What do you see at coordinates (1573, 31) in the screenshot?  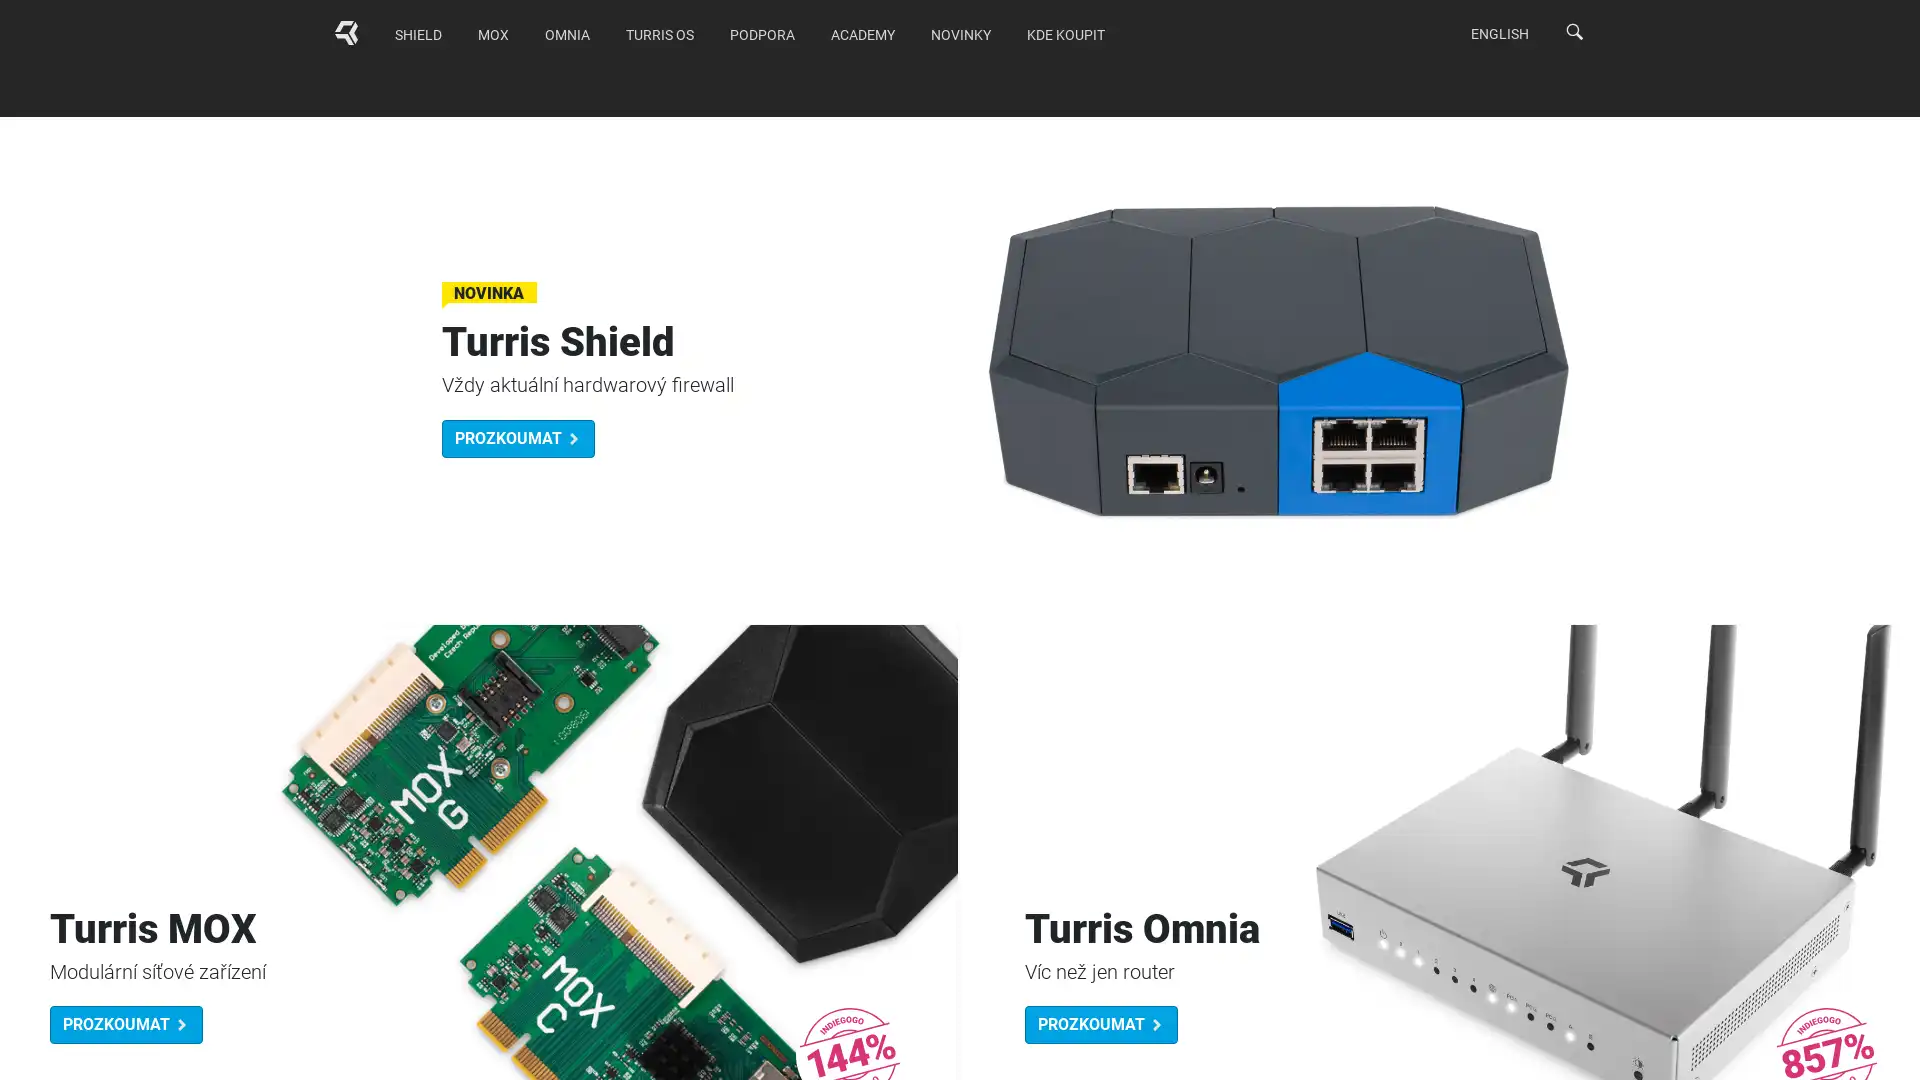 I see `Search icon` at bounding box center [1573, 31].